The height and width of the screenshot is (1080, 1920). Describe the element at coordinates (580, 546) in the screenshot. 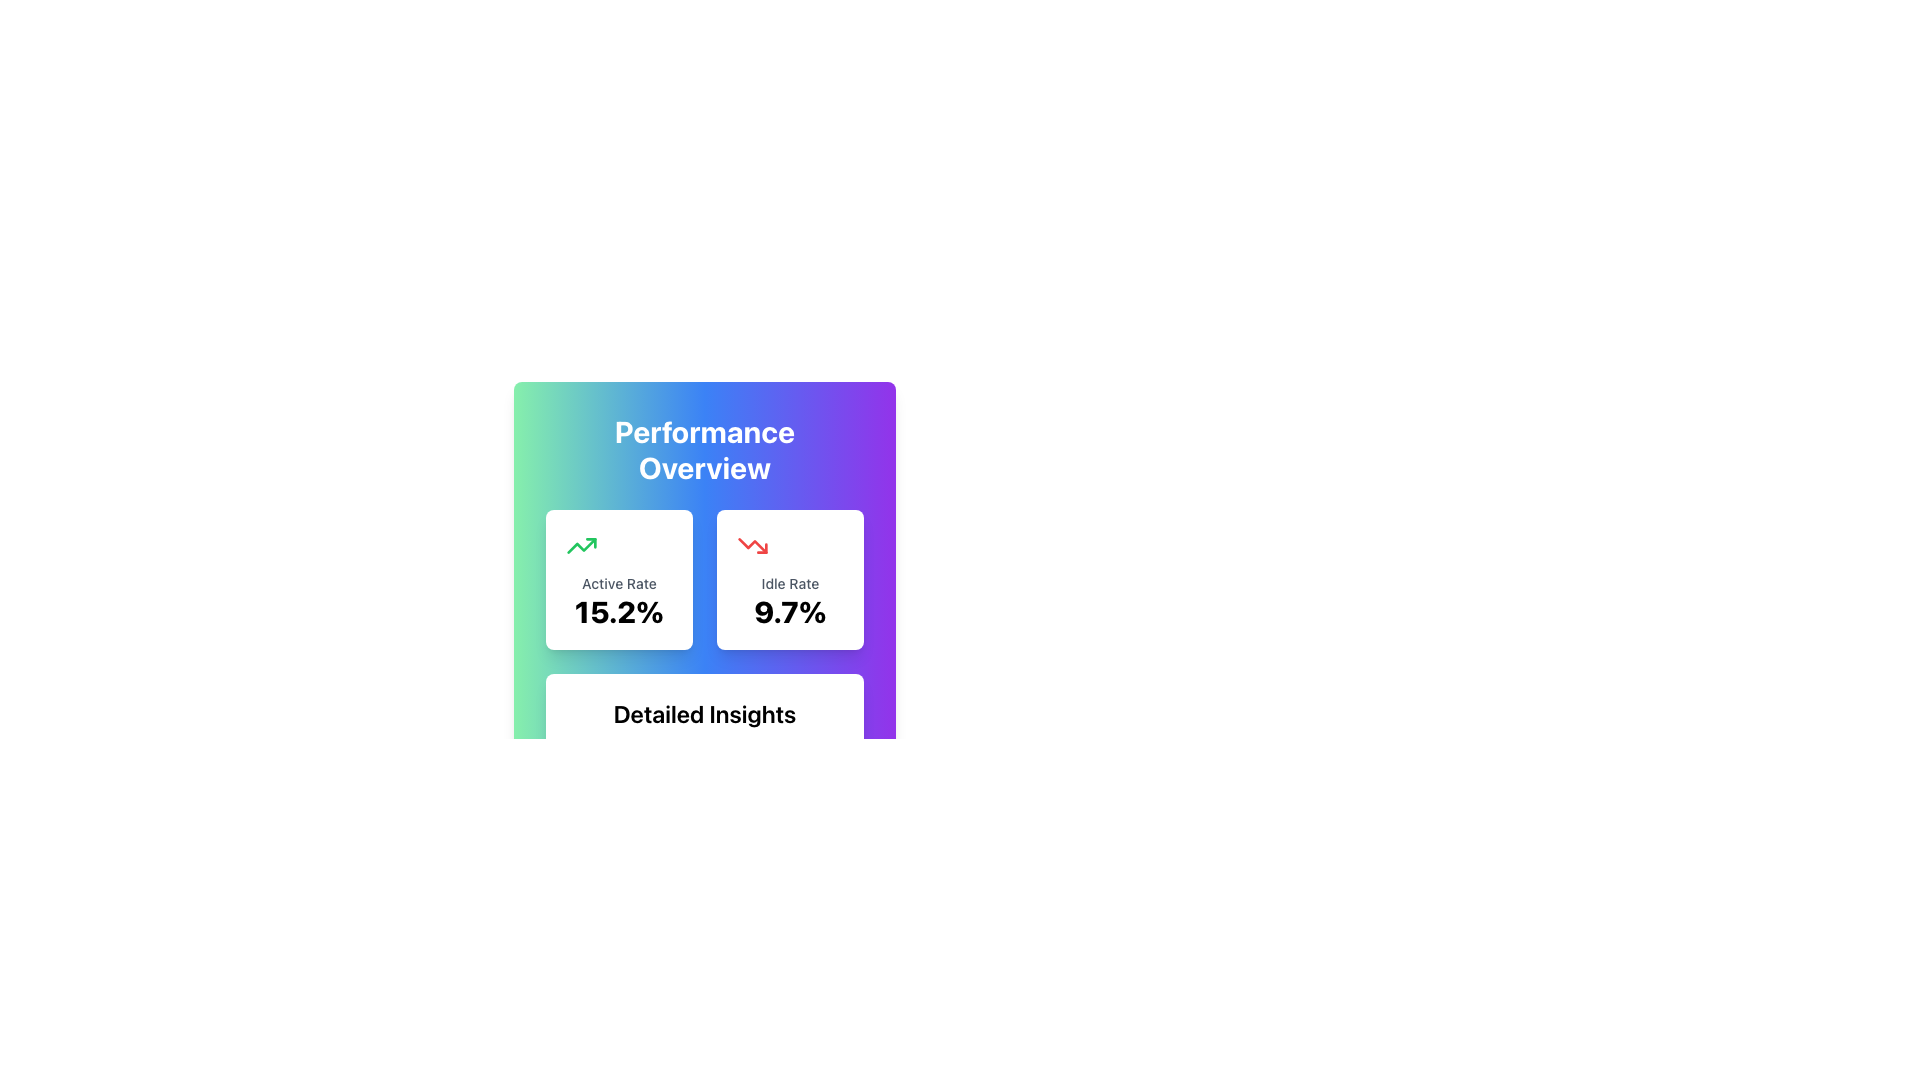

I see `the green upward trending arrow icon located at the top-left within the 'Active Rate' card, directly above the numerical metric '15.2%' and near the label 'Active Rate'` at that location.